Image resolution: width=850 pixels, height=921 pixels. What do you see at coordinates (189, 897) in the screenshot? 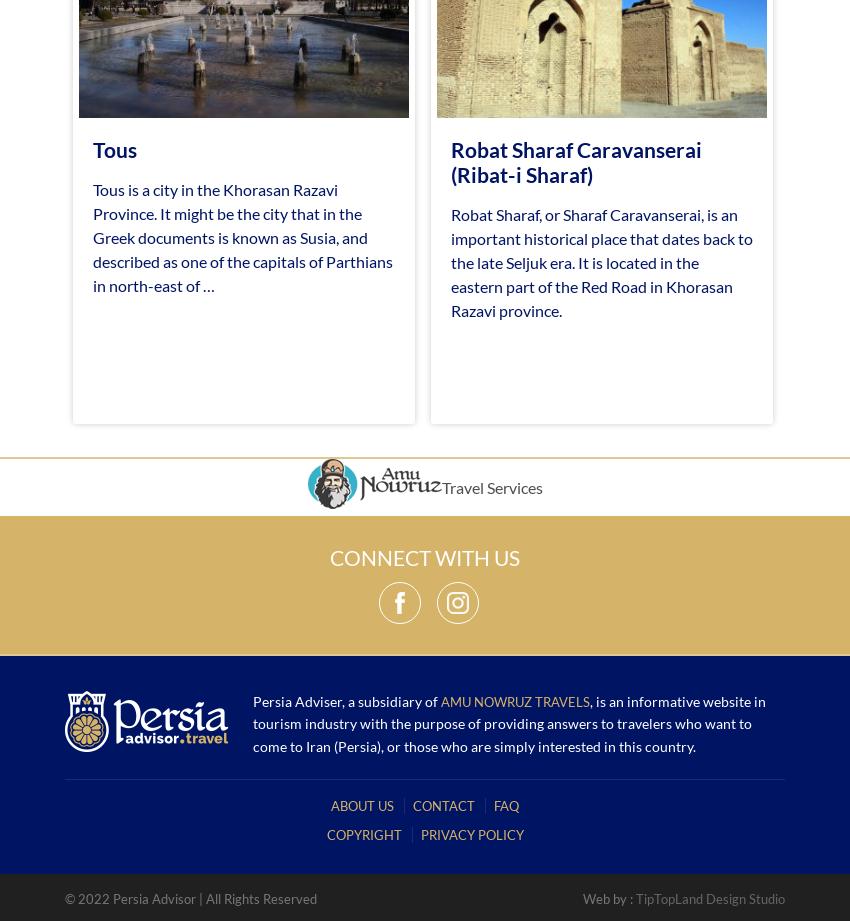
I see `'© 2022 Persia Advisor | All Rights Reserved'` at bounding box center [189, 897].